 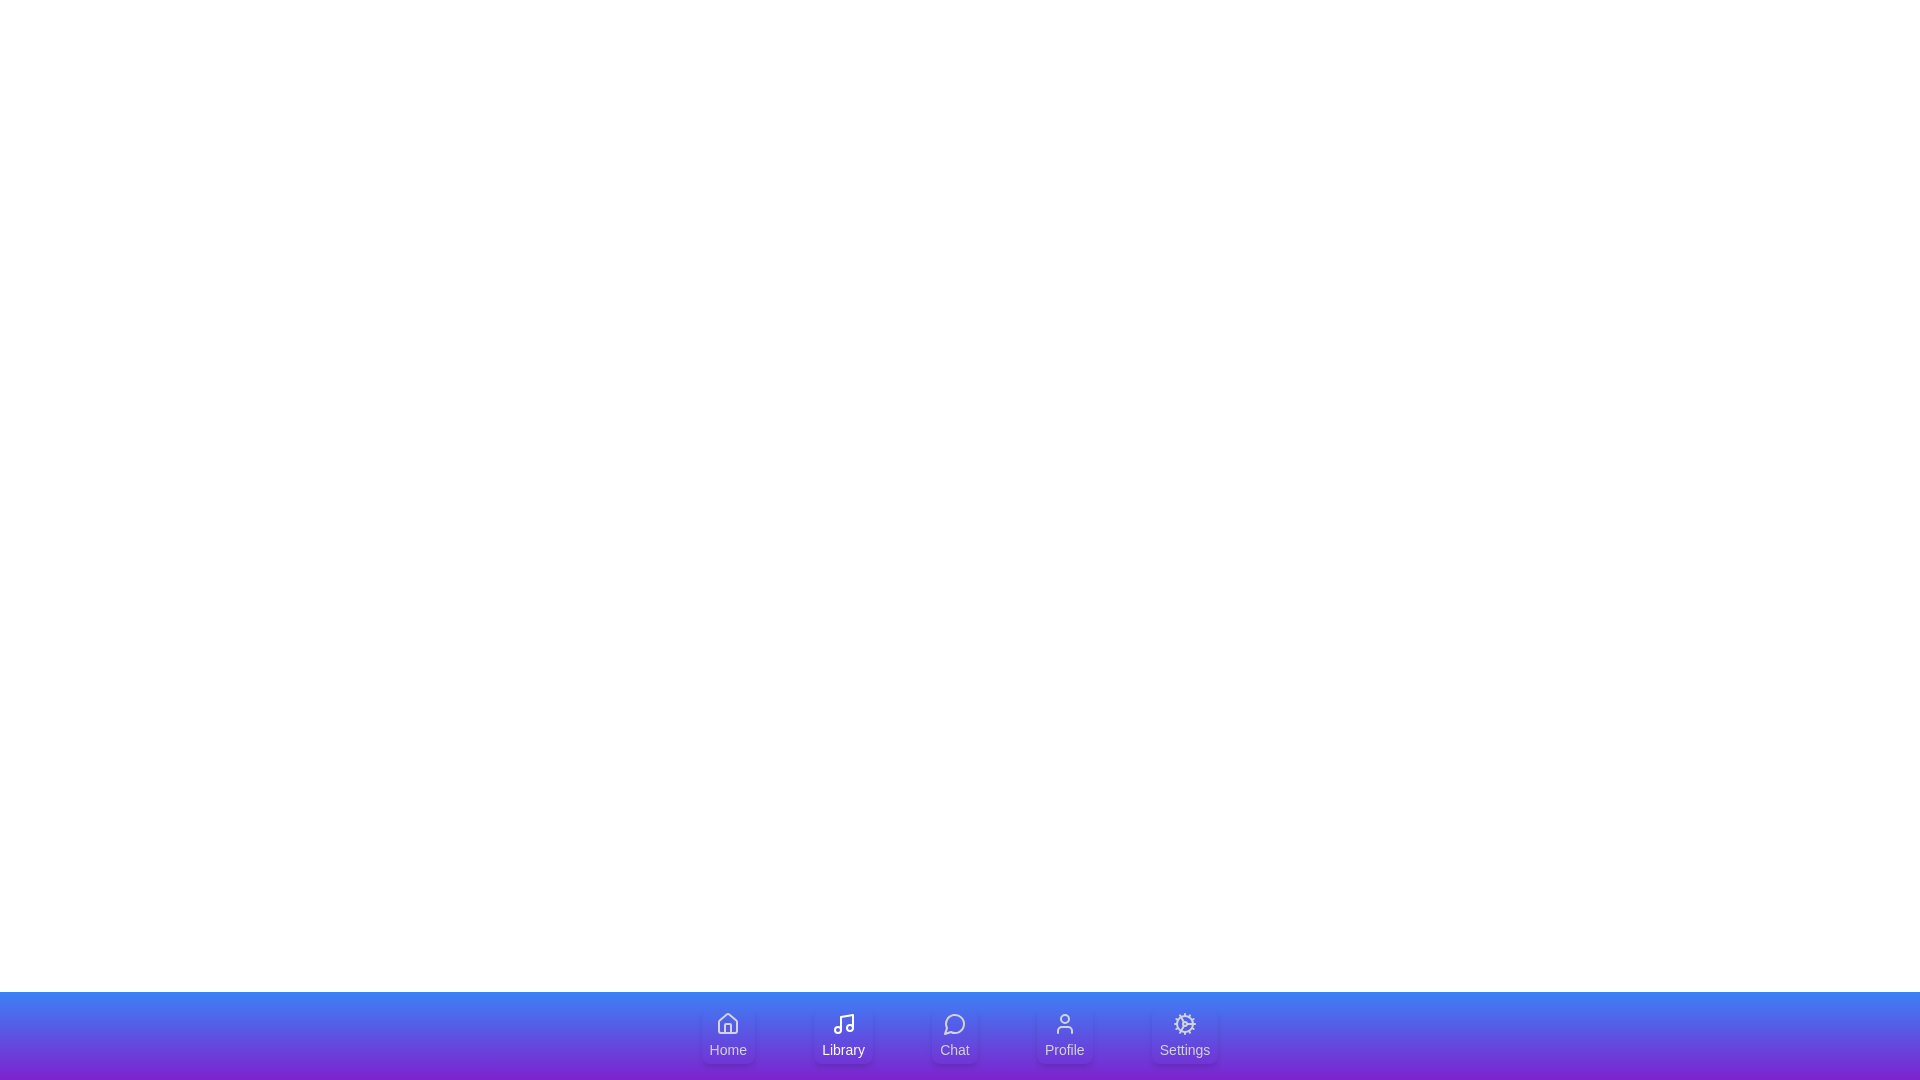 What do you see at coordinates (727, 1035) in the screenshot?
I see `the Home tab to observe the hover effect` at bounding box center [727, 1035].